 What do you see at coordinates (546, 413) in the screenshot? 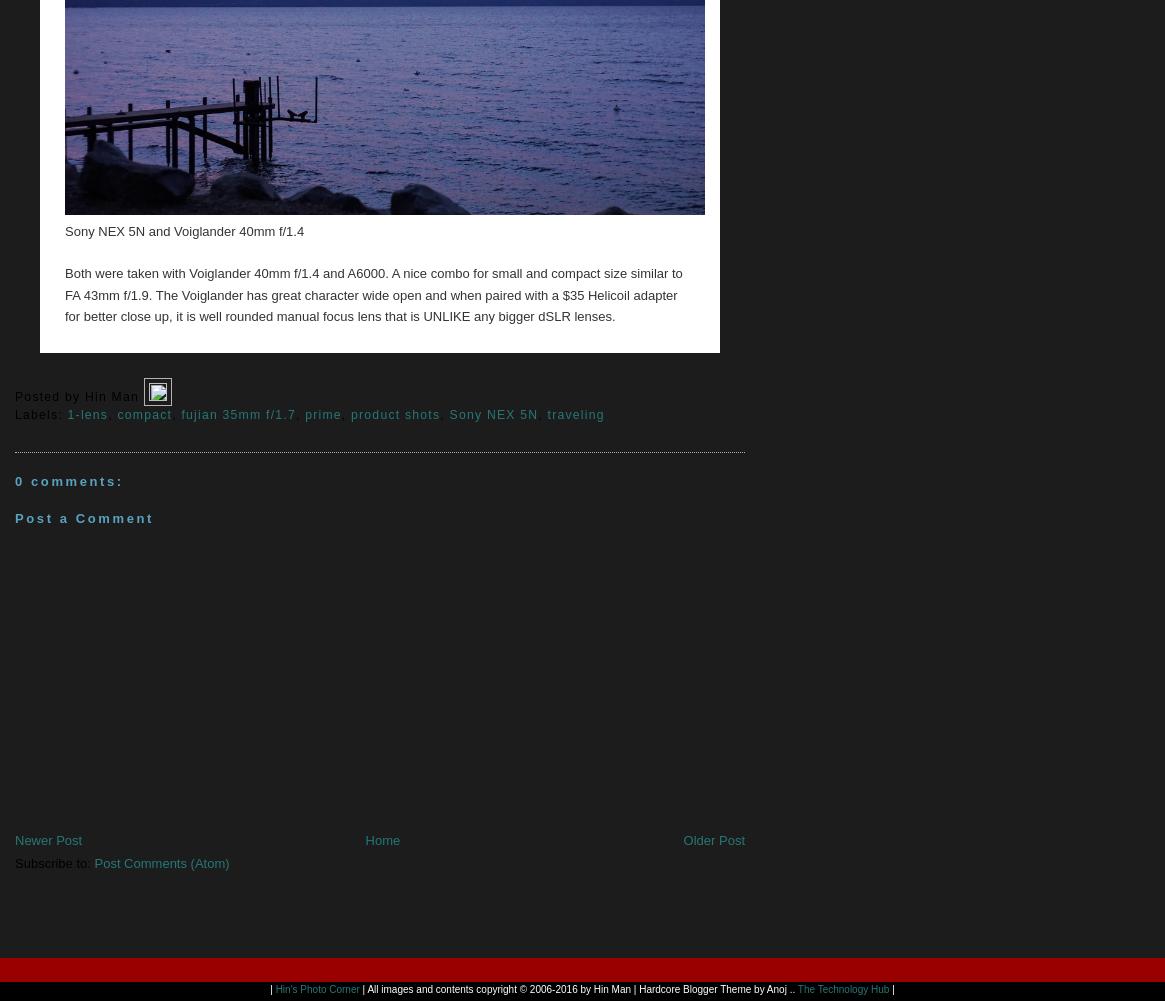
I see `'traveling'` at bounding box center [546, 413].